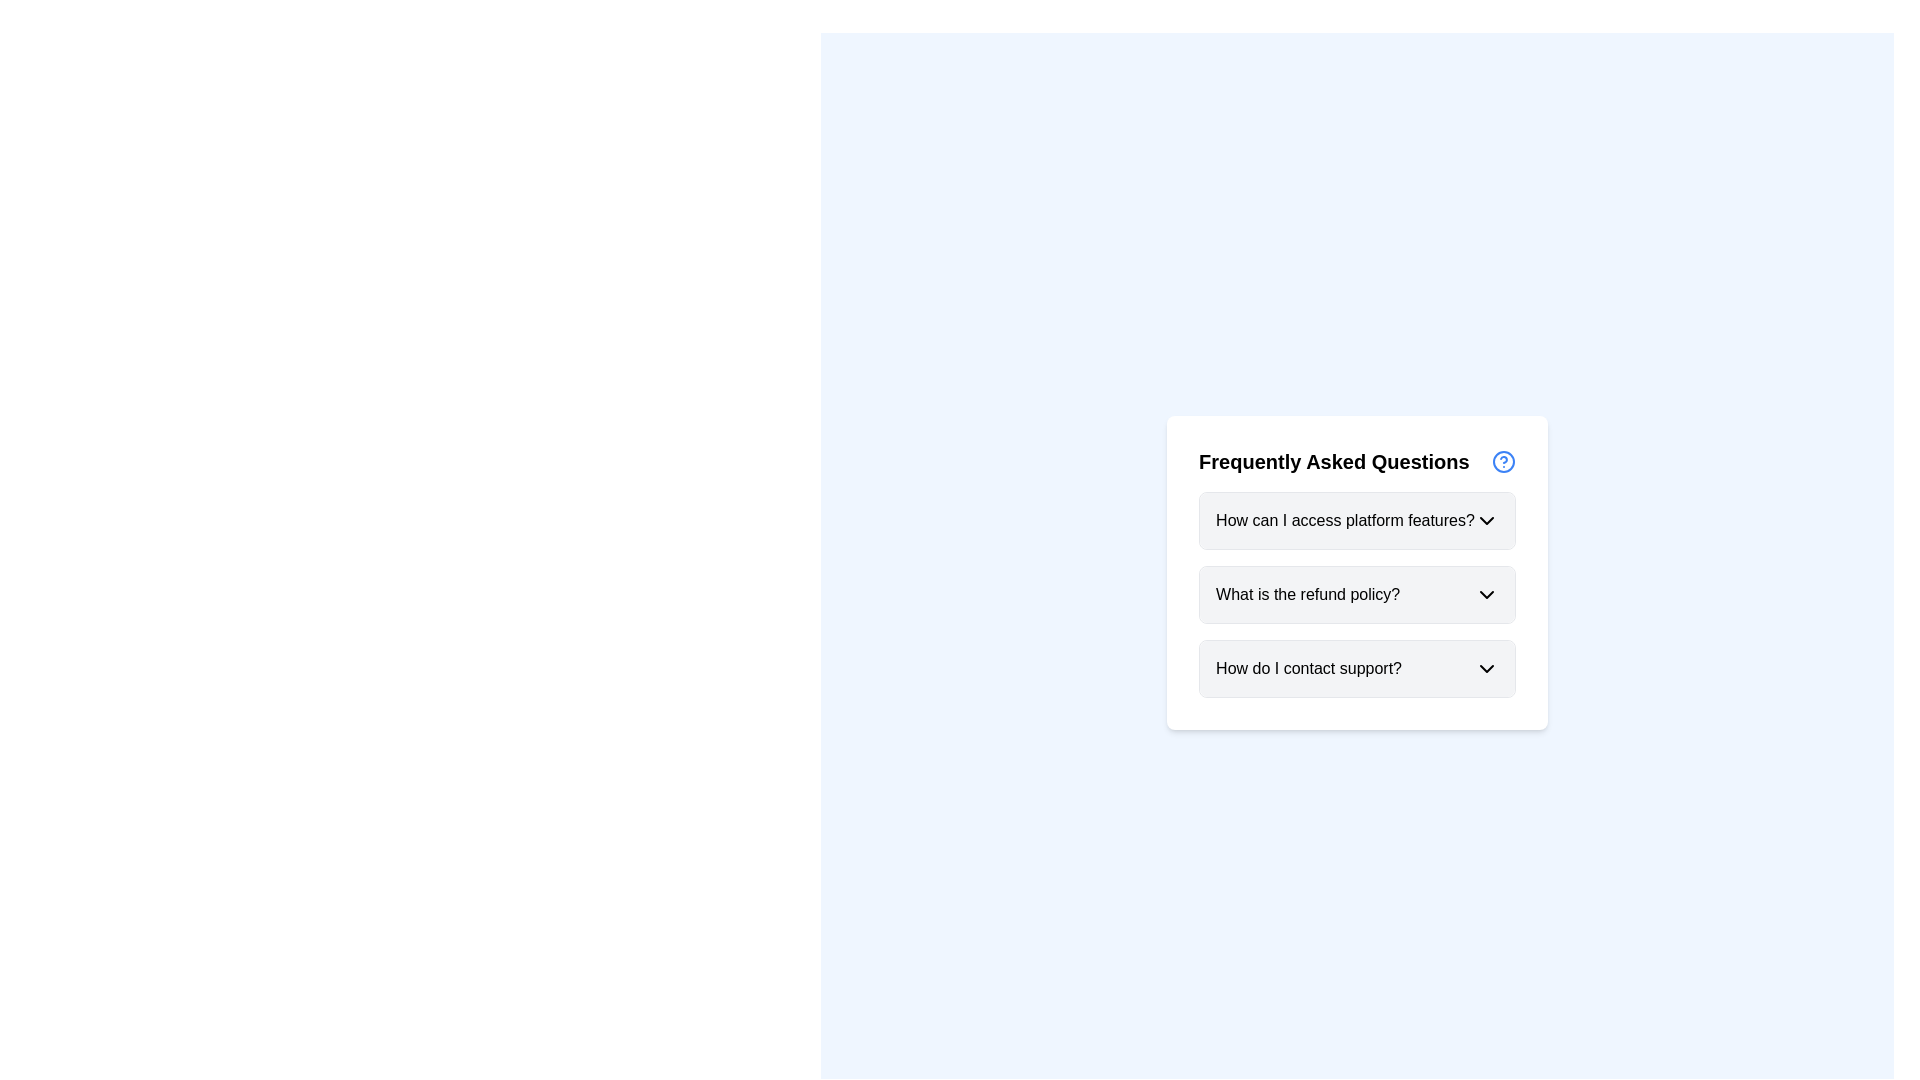 Image resolution: width=1920 pixels, height=1080 pixels. I want to click on the downward-pointing chevron icon located on the right side of the 'What is the refund policy?' section, so click(1486, 593).